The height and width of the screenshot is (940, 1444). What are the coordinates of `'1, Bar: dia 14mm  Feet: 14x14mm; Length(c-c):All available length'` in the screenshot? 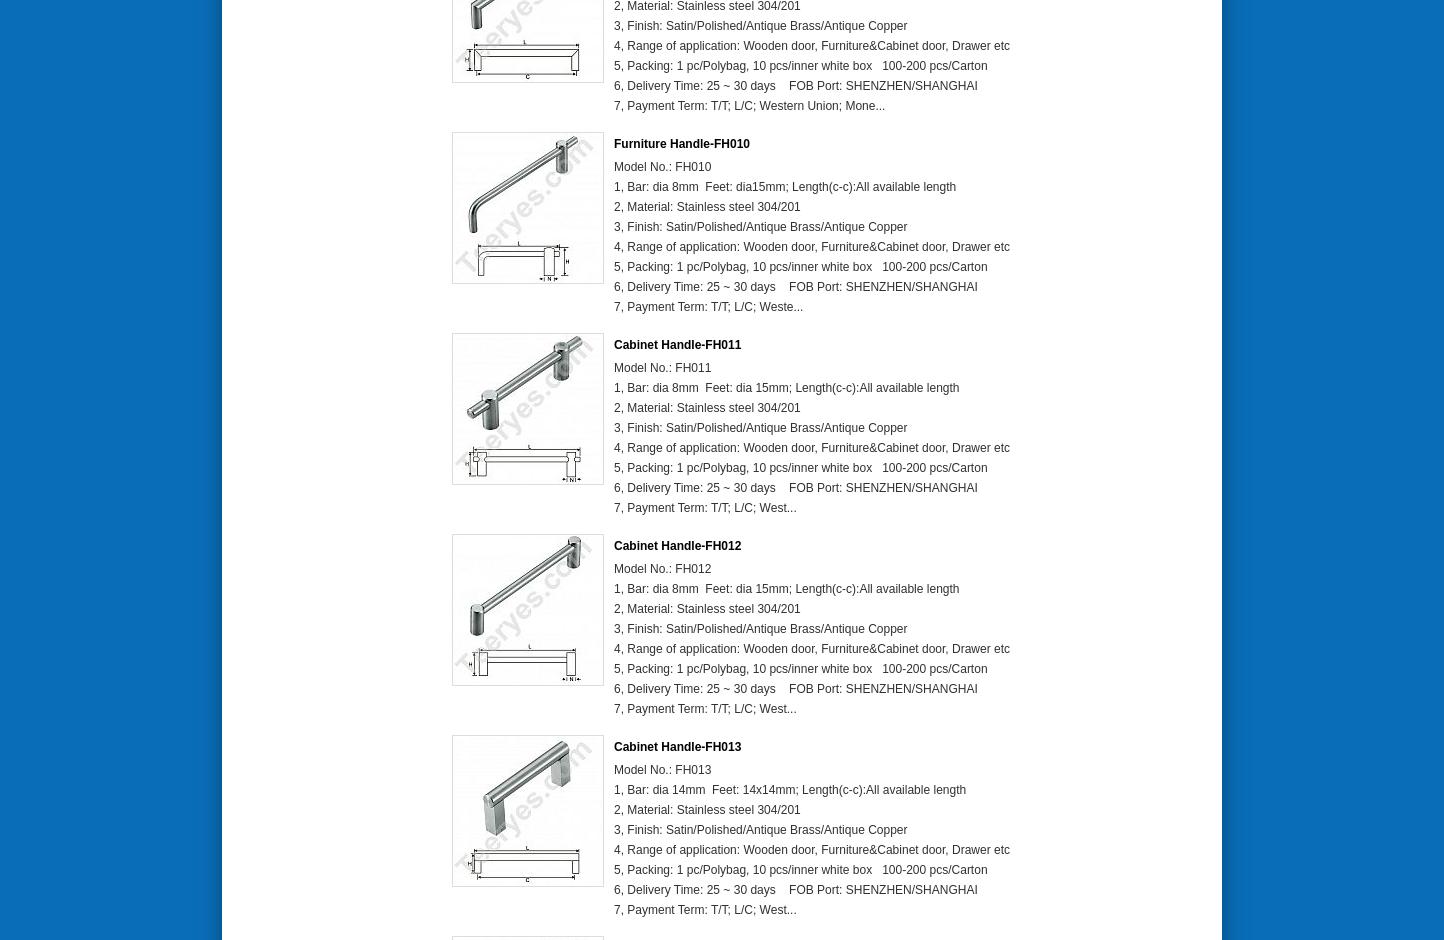 It's located at (789, 789).